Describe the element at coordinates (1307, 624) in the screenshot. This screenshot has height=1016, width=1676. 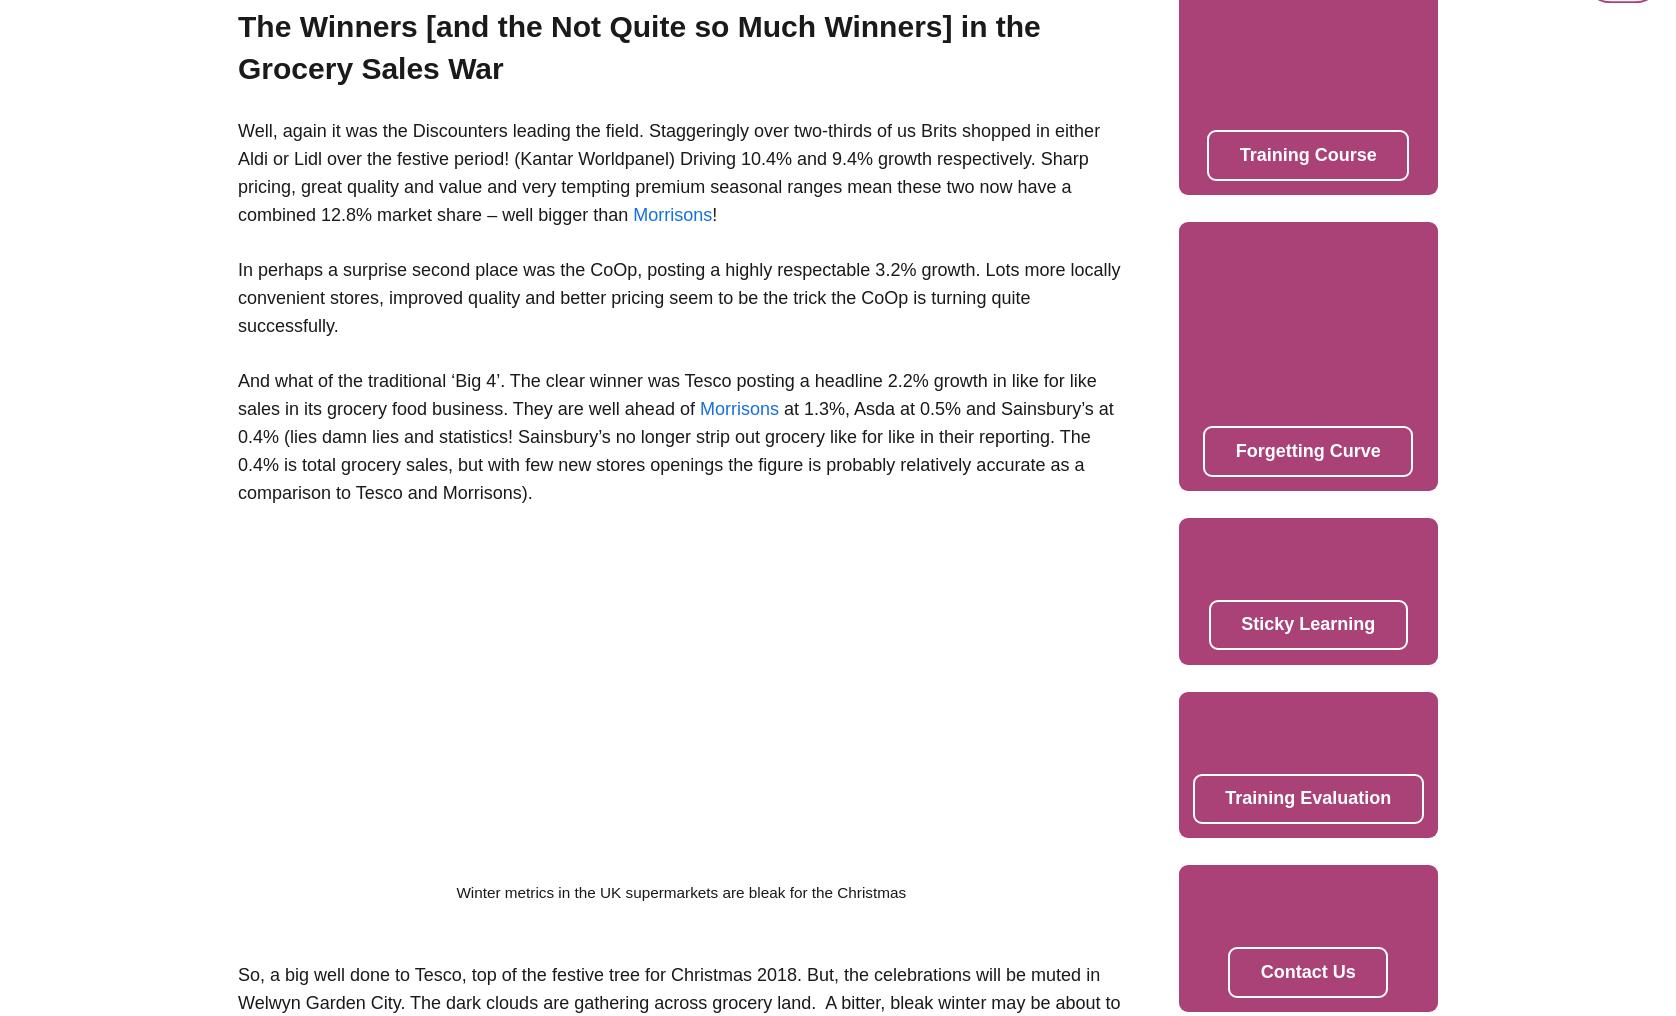
I see `'Sticky Learning'` at that location.